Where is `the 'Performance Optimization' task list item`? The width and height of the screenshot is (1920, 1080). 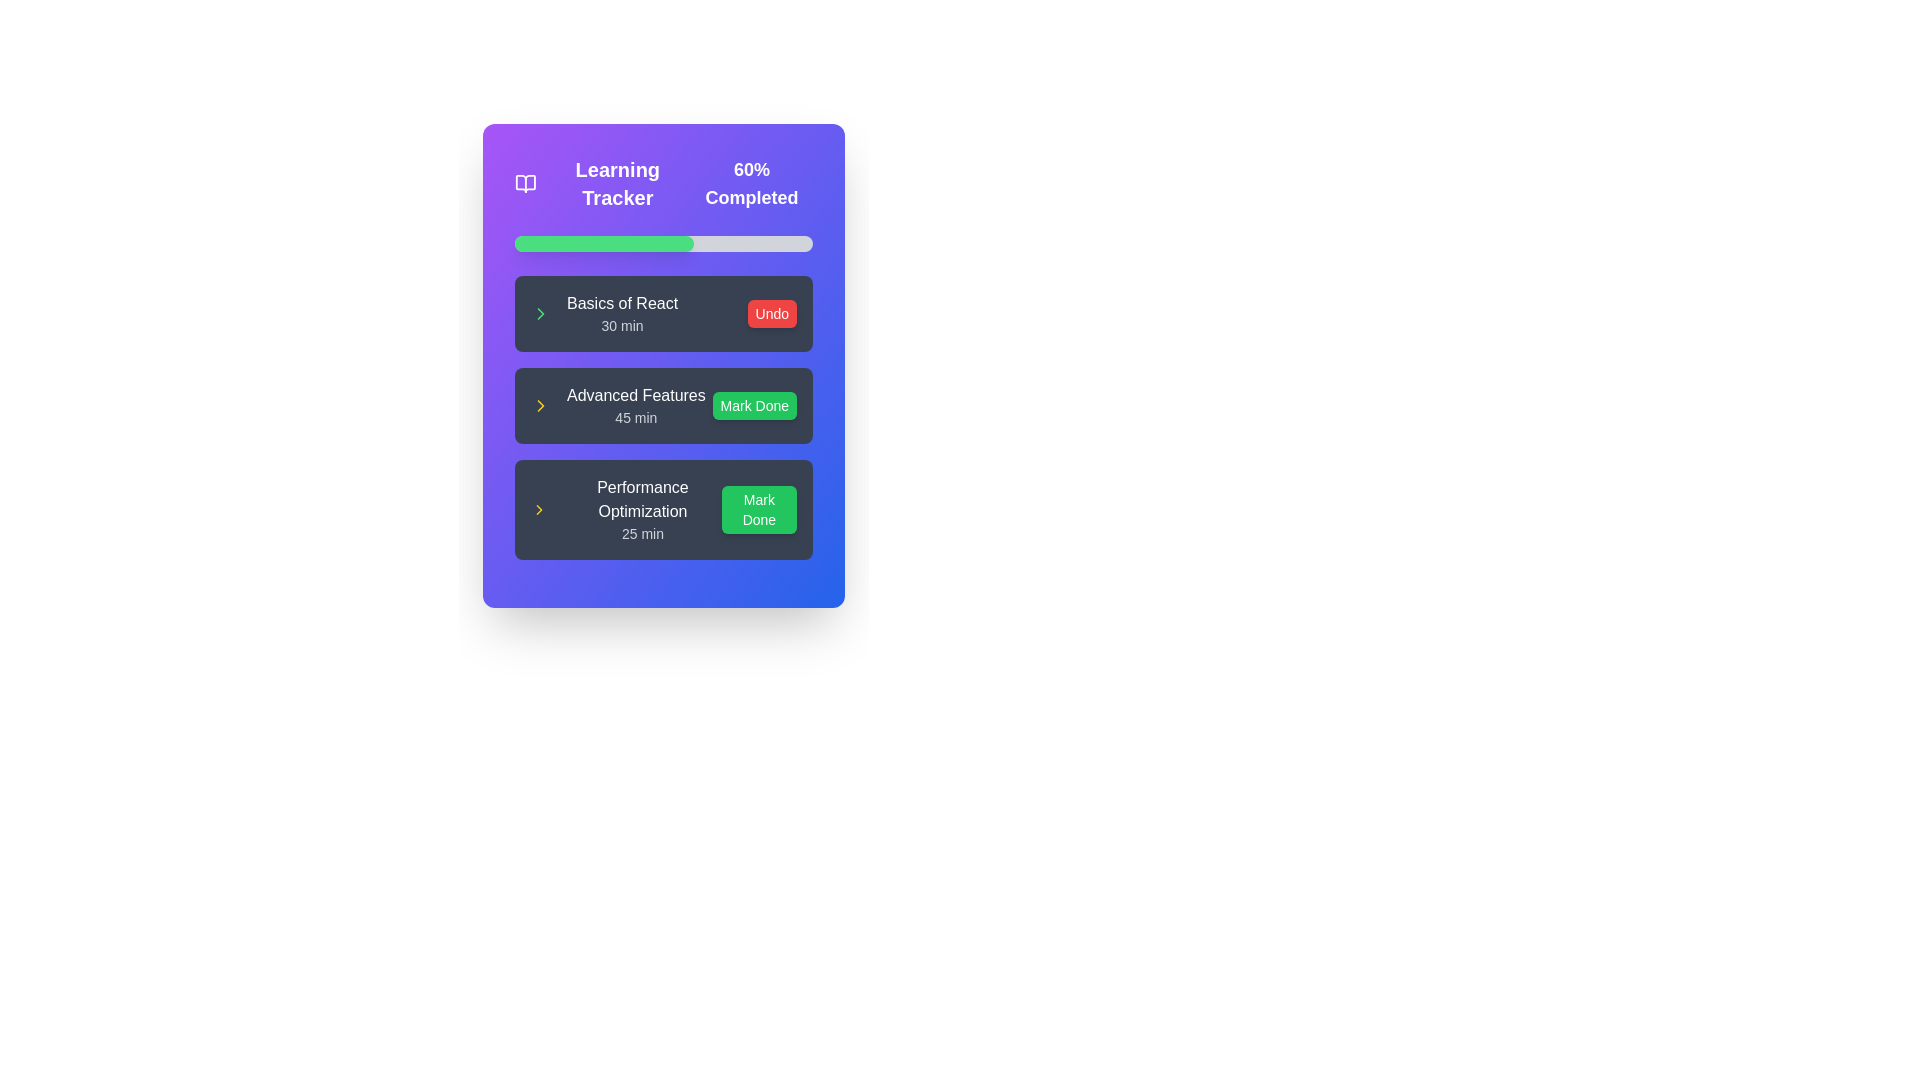 the 'Performance Optimization' task list item is located at coordinates (663, 508).